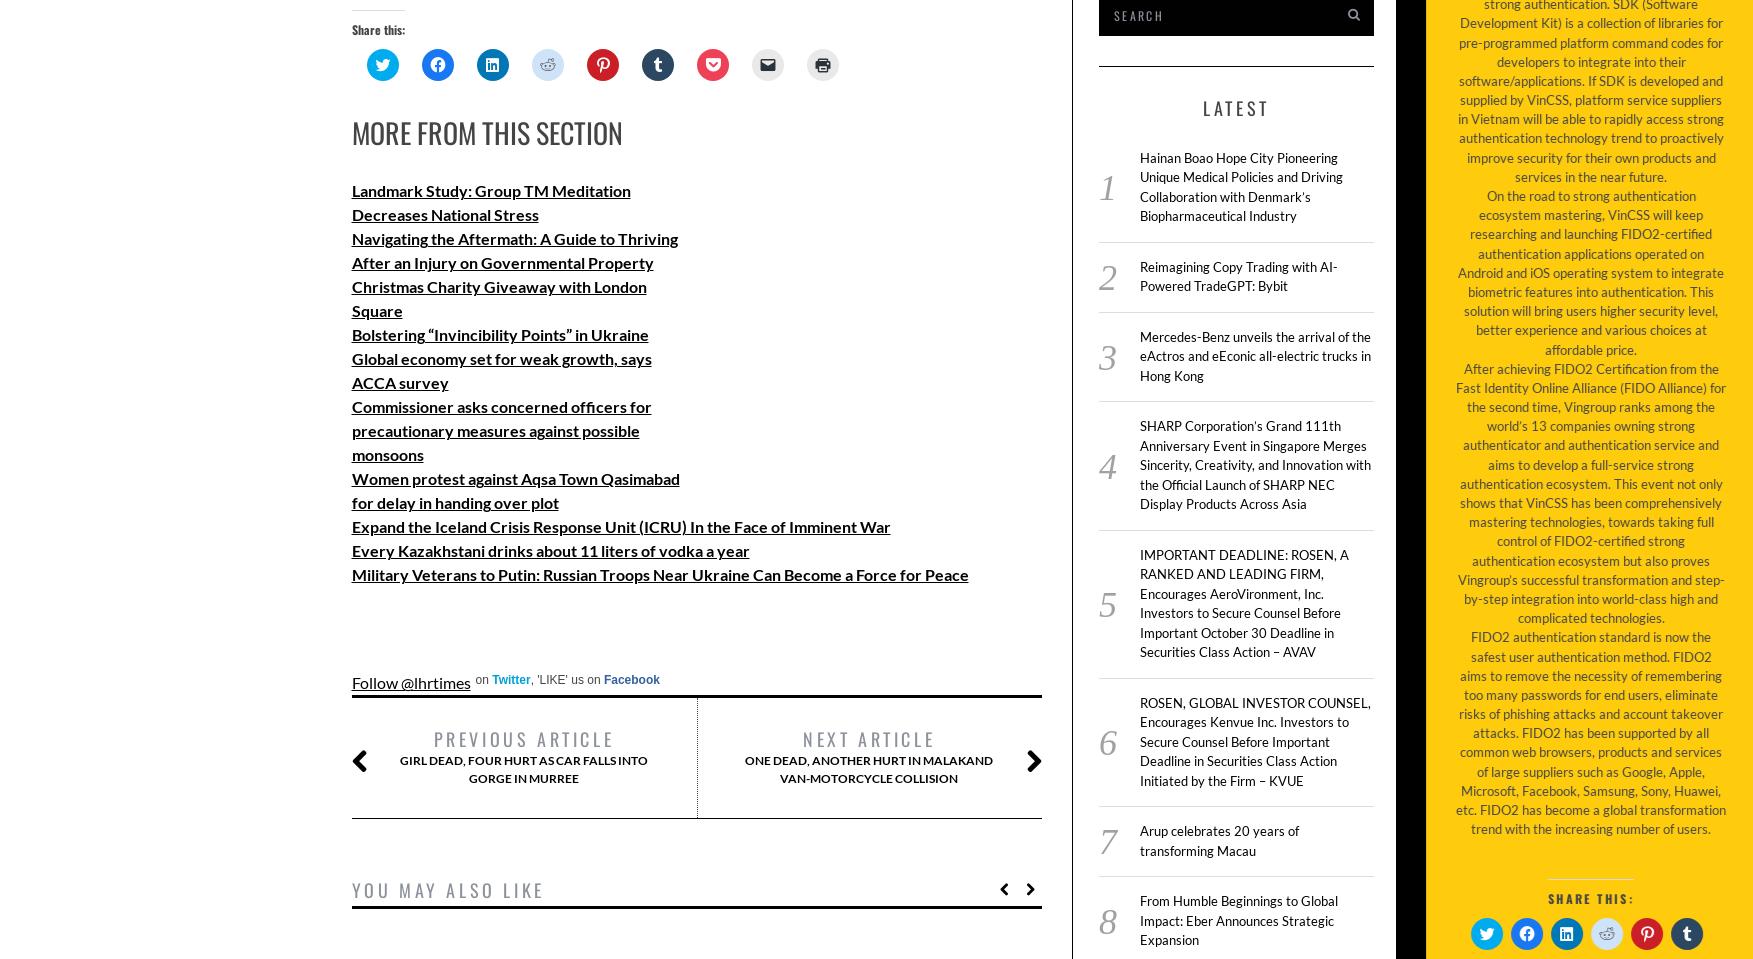 This screenshot has width=1753, height=959. Describe the element at coordinates (409, 682) in the screenshot. I see `'Follow @lhrtimes'` at that location.